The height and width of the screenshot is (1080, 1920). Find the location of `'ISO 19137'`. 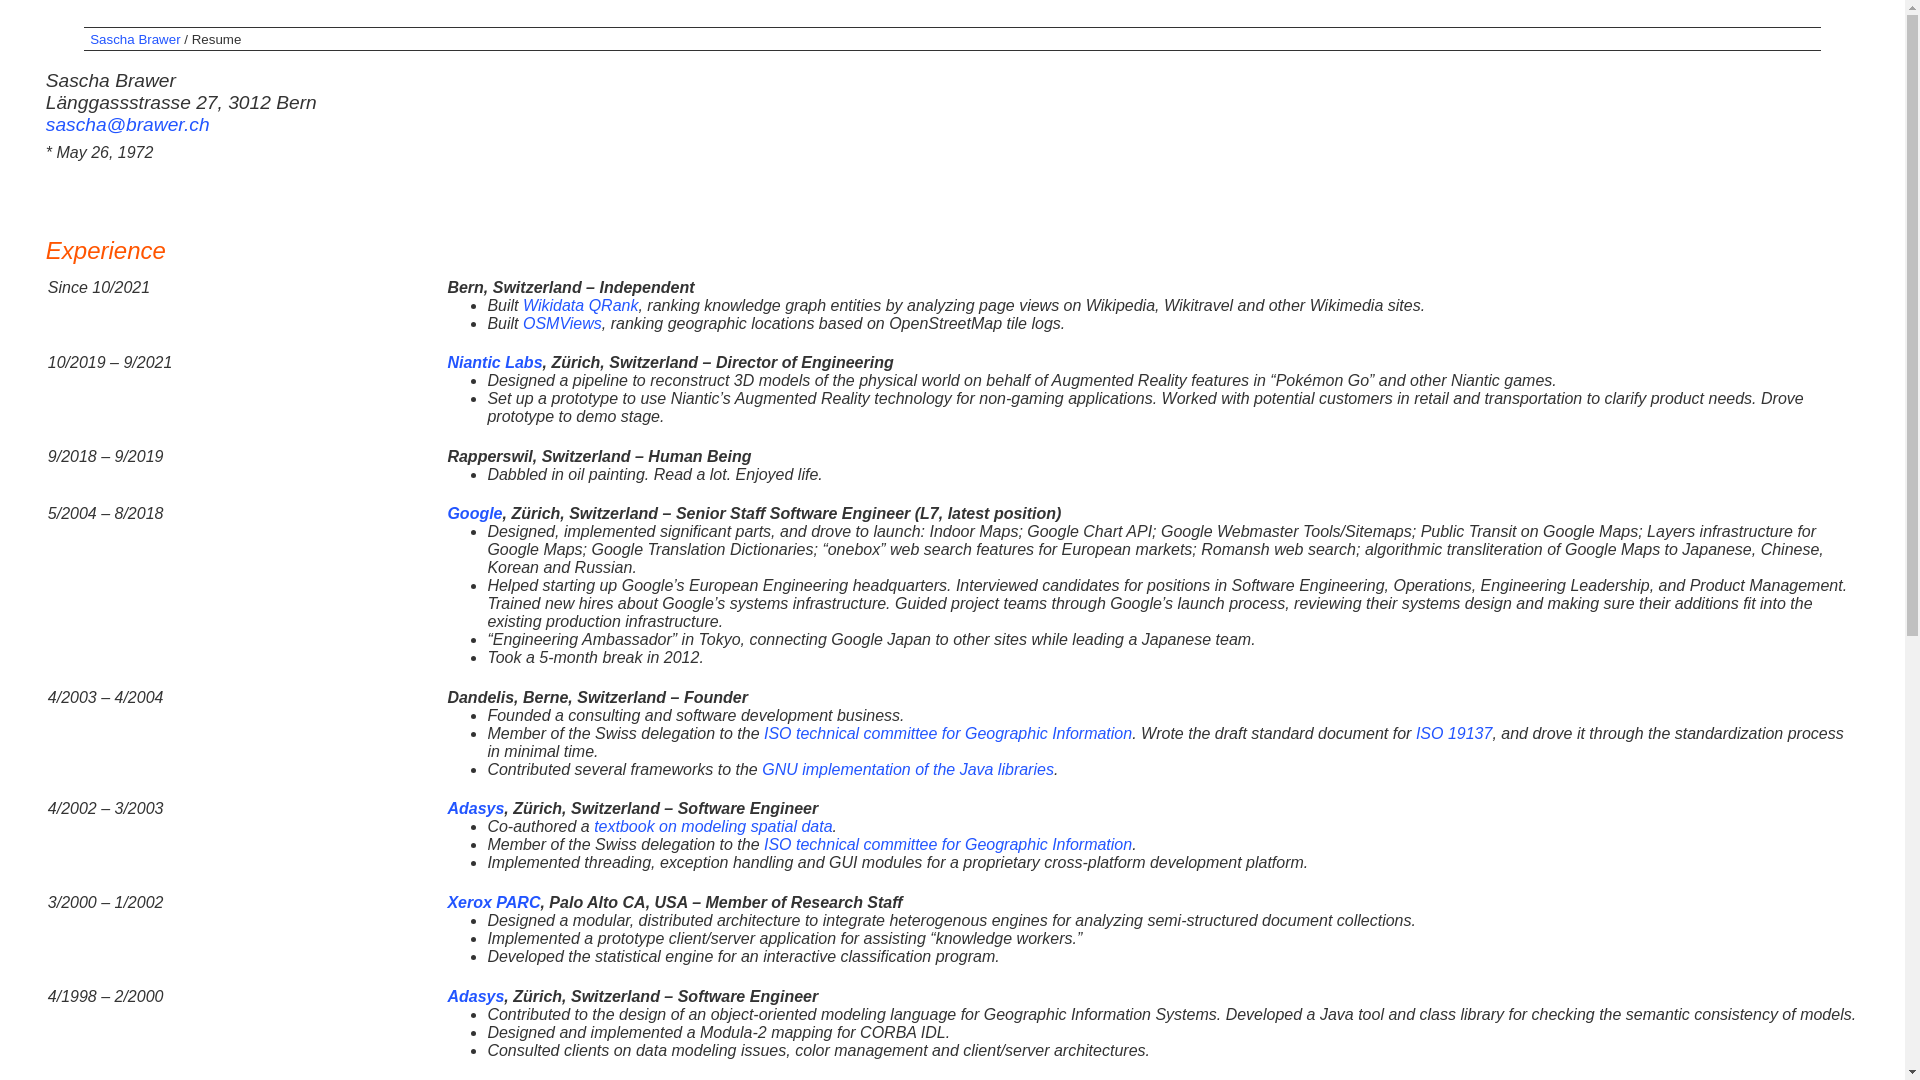

'ISO 19137' is located at coordinates (1454, 733).